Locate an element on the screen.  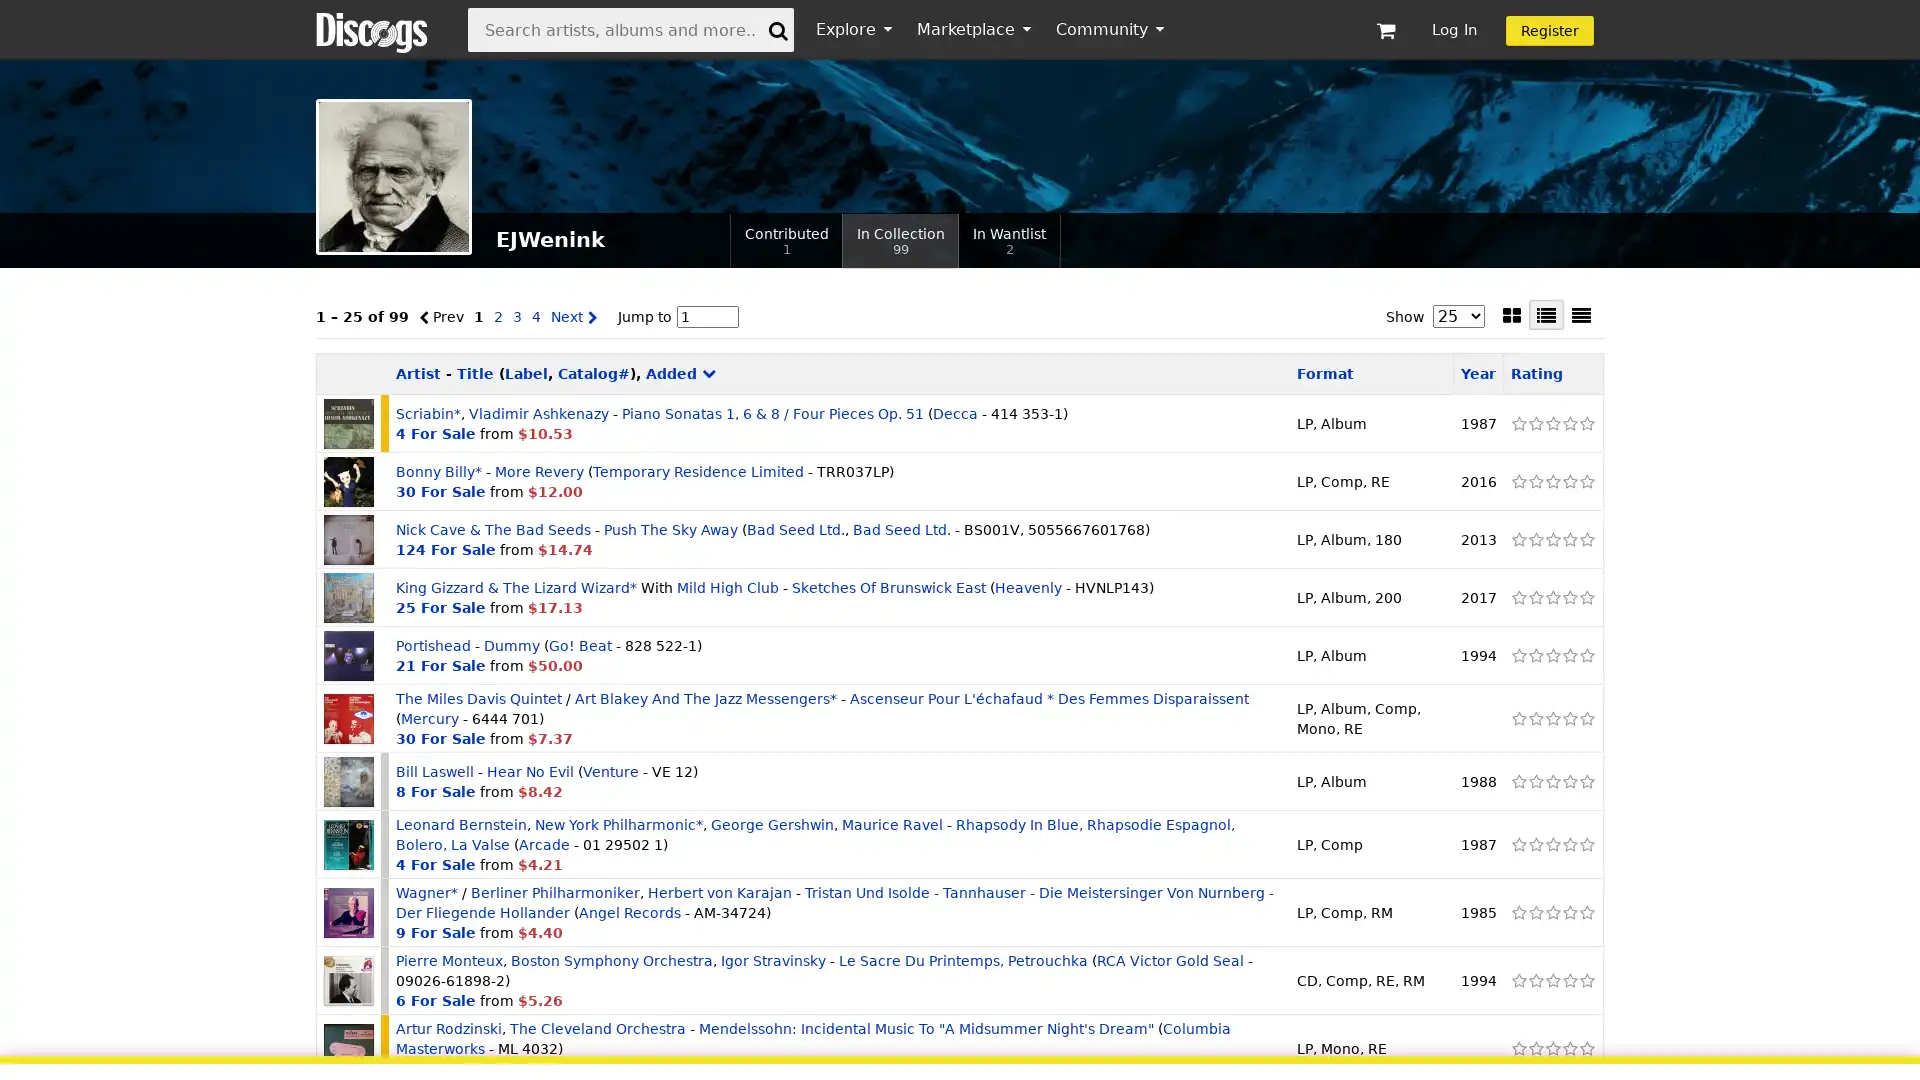
Rate this release 3 stars. is located at coordinates (1551, 1048).